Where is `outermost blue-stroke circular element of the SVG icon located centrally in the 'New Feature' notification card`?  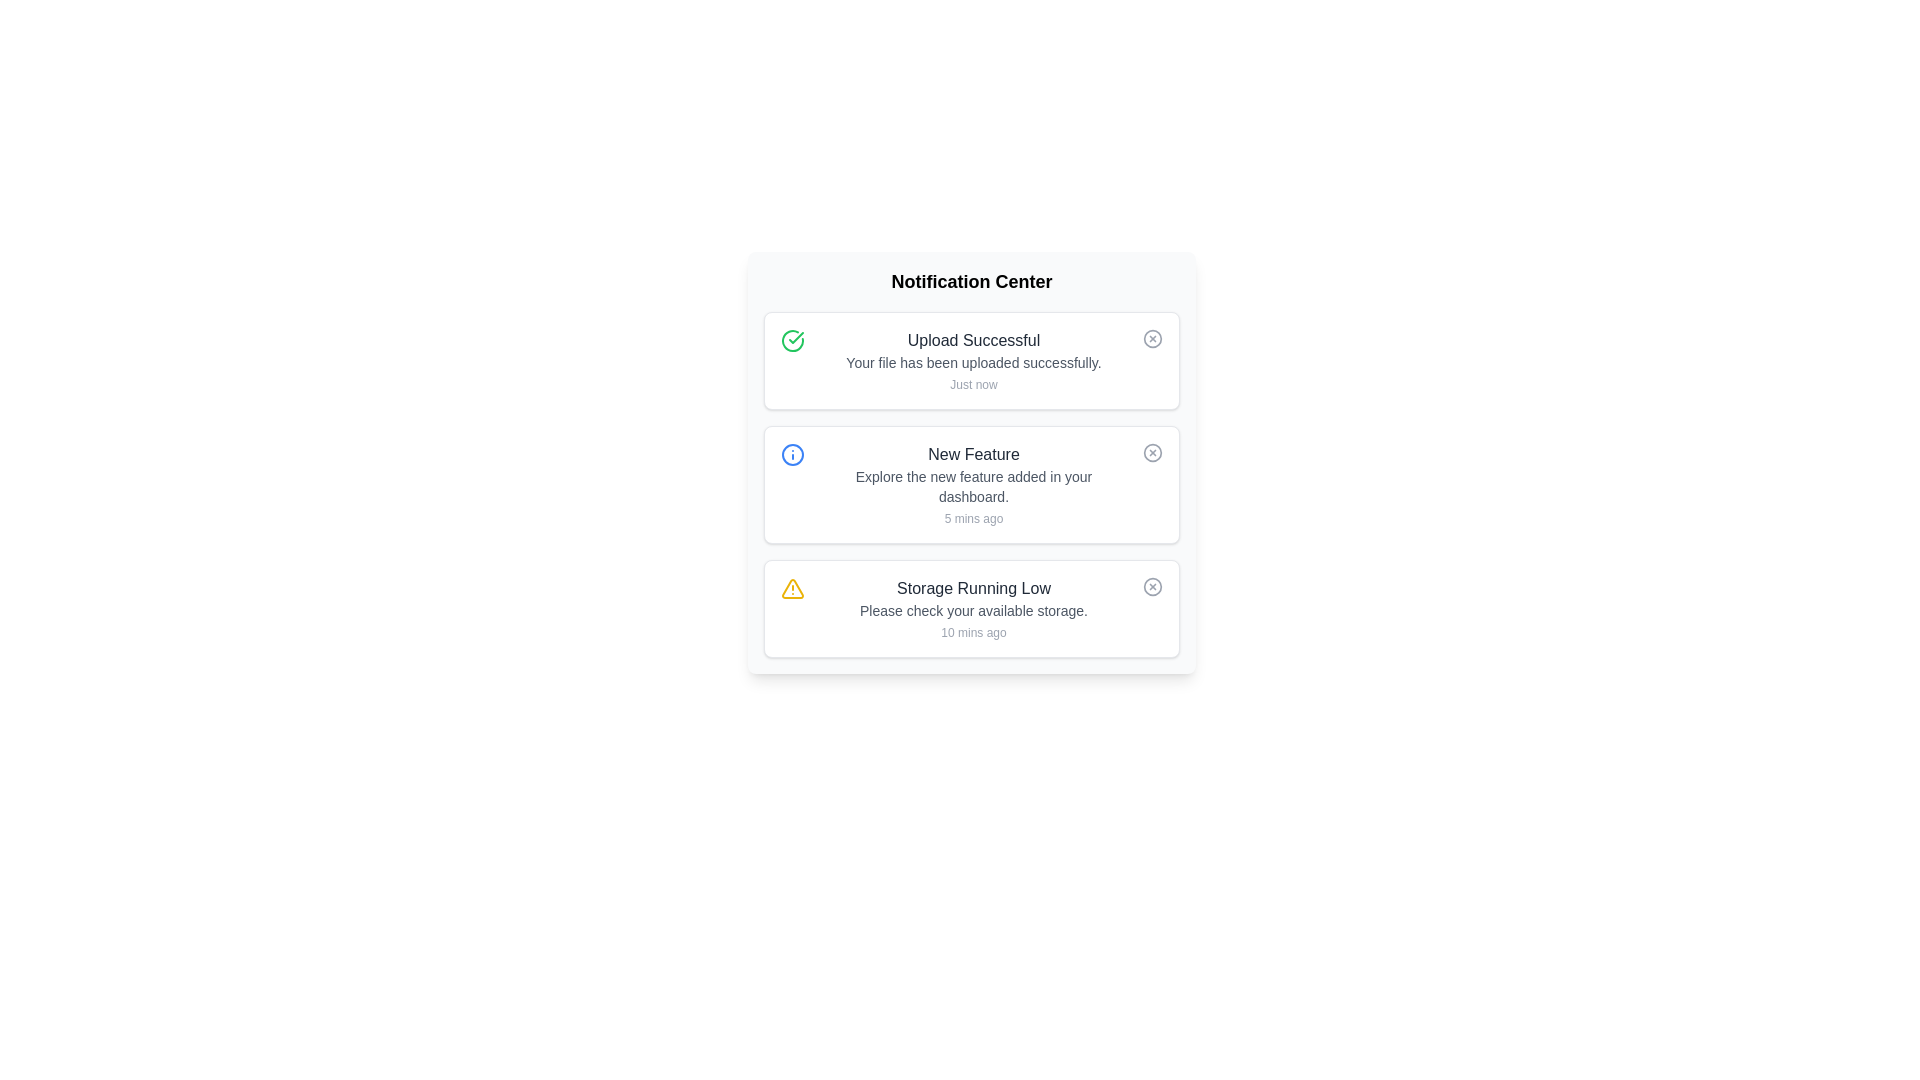
outermost blue-stroke circular element of the SVG icon located centrally in the 'New Feature' notification card is located at coordinates (791, 455).